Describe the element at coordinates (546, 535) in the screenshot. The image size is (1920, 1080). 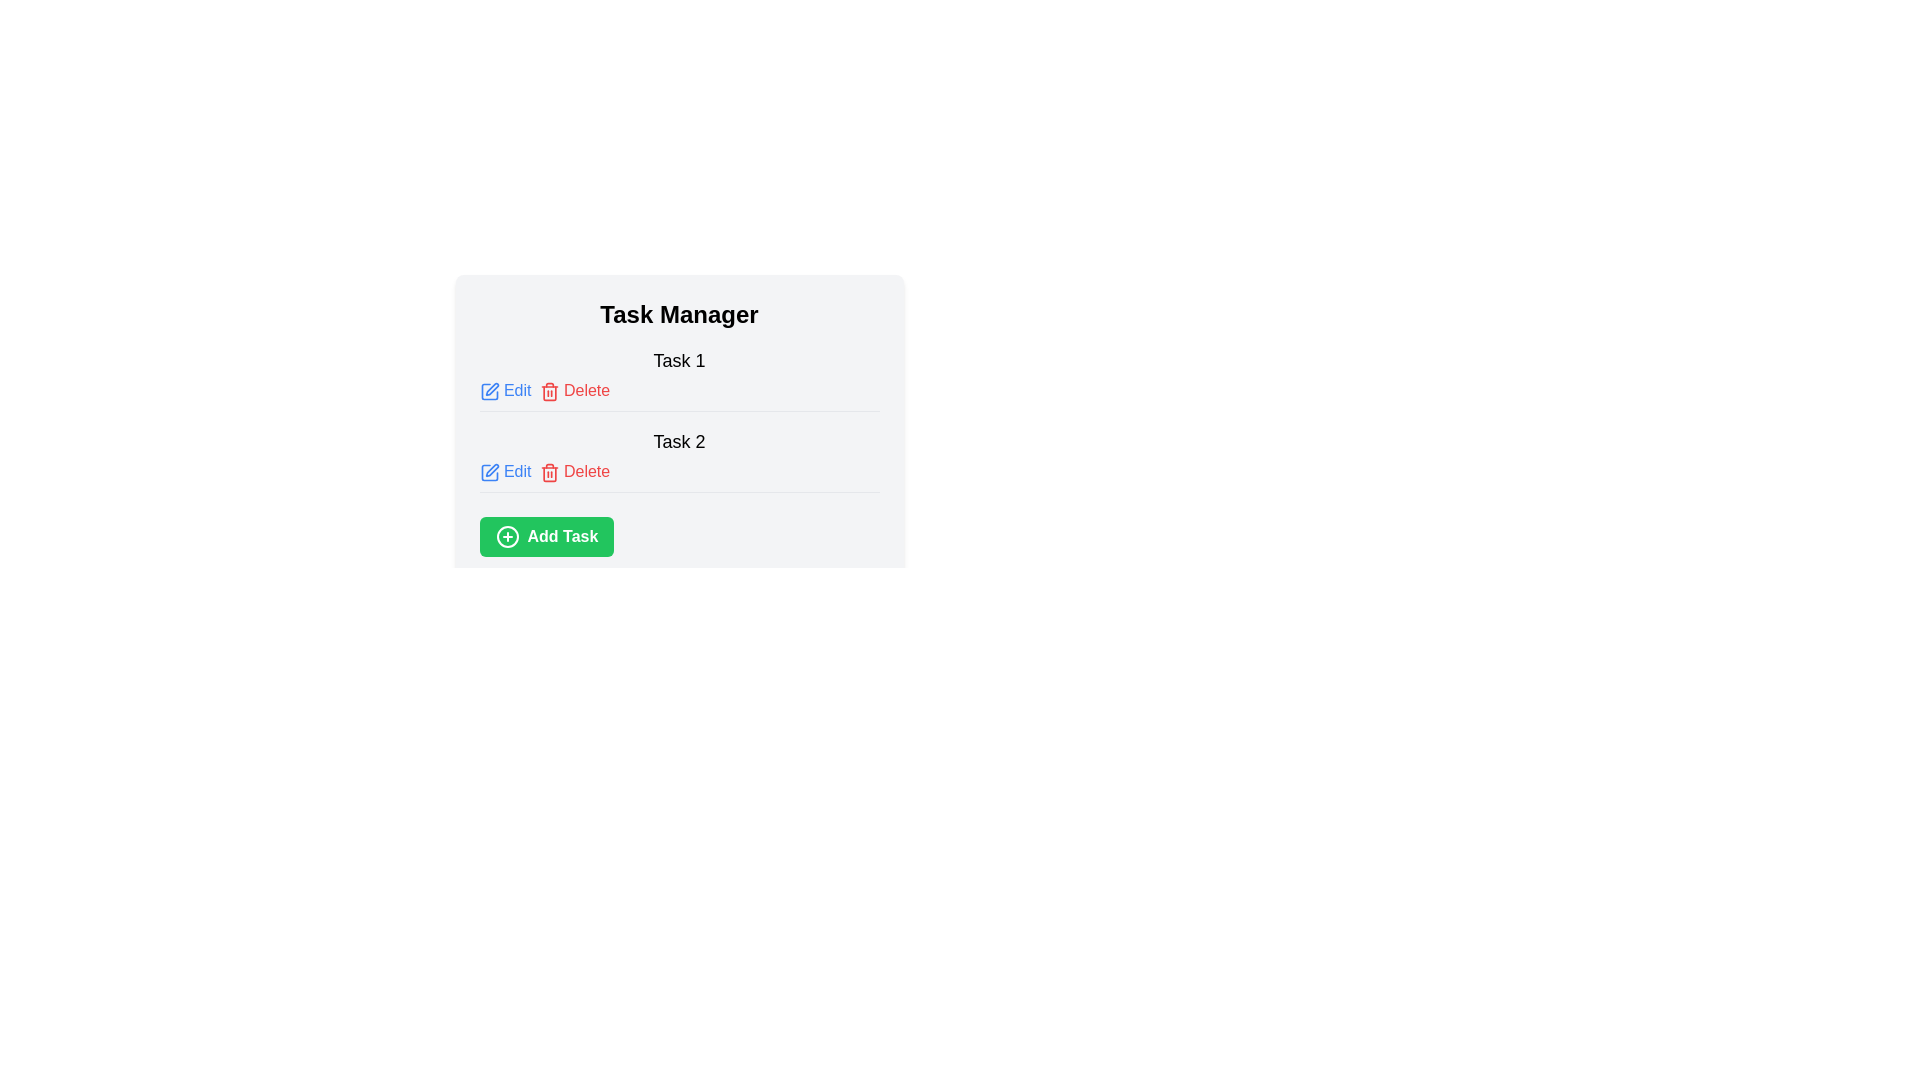
I see `the 'Add Task' button, which is a rectangular button with rounded corners, a bright green background, and white text, located at the bottom of the 'Task Manager' section` at that location.